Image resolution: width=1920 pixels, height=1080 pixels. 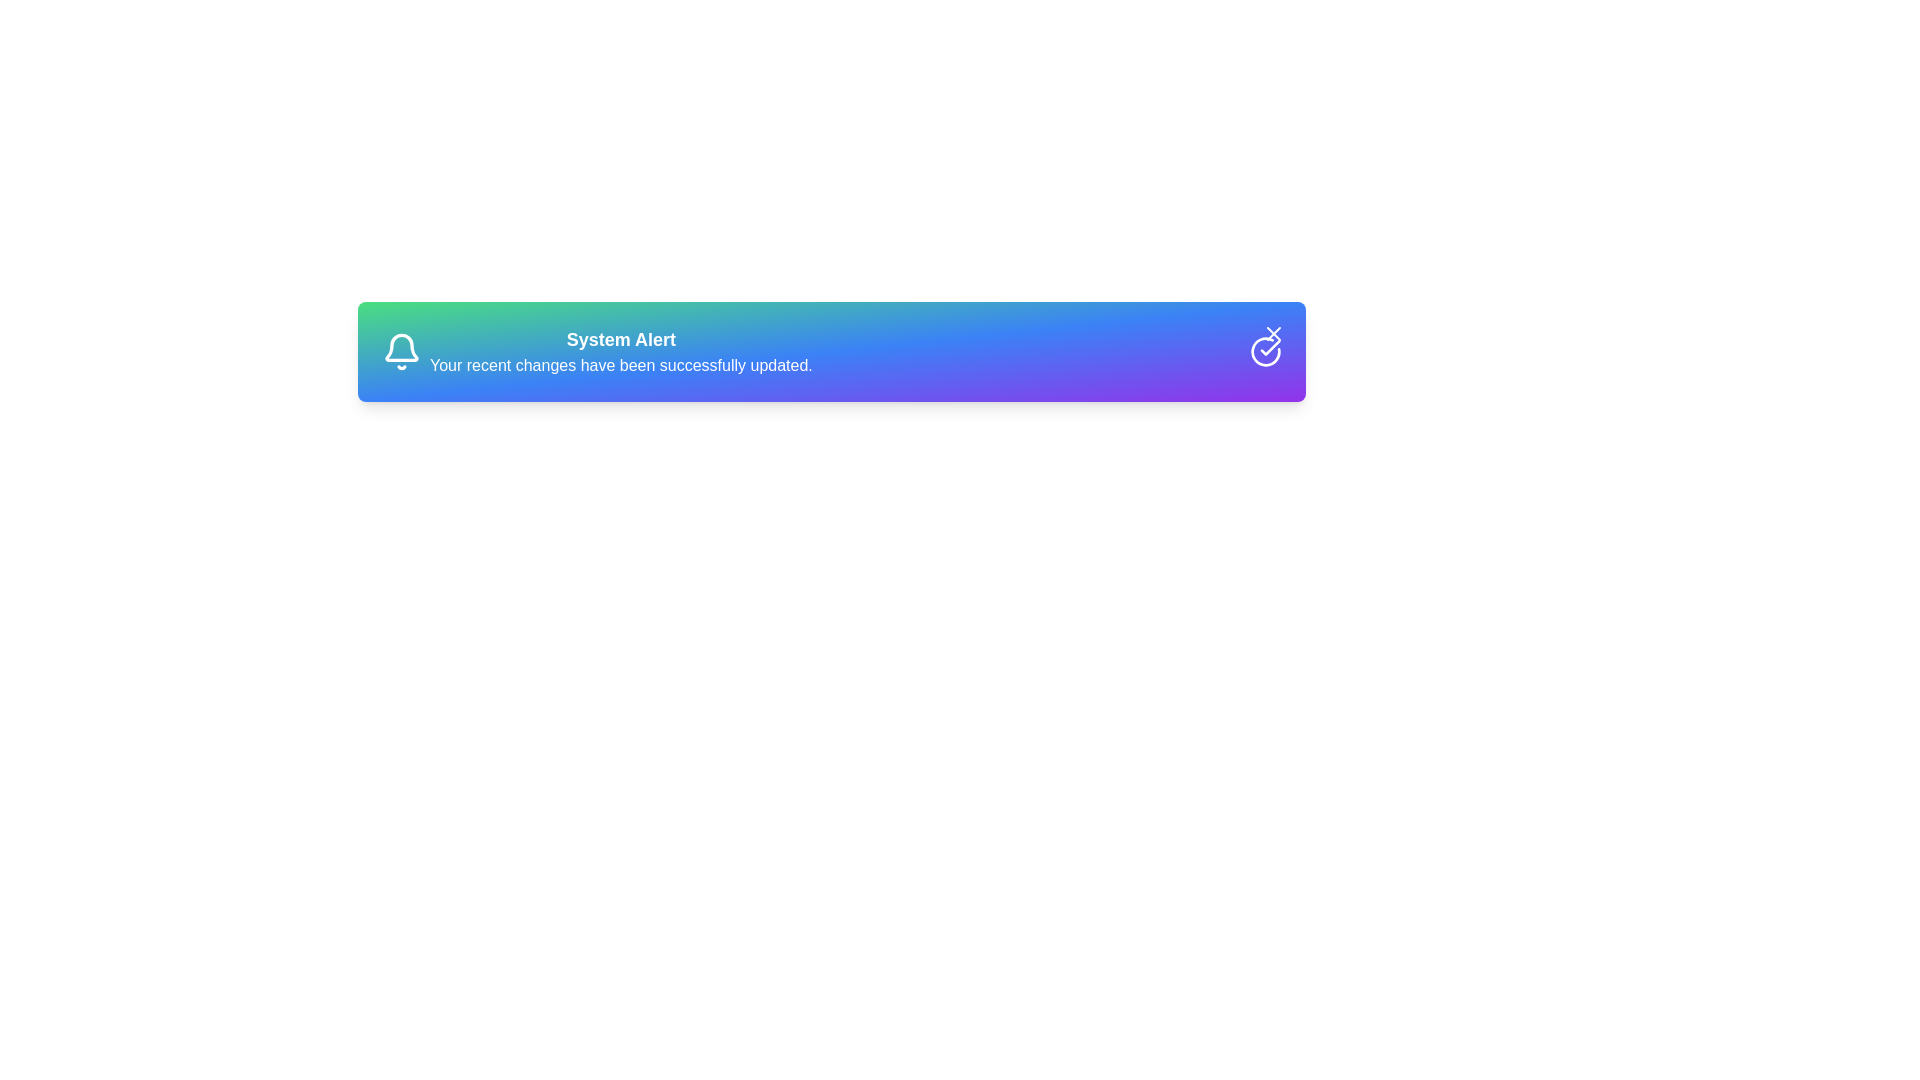 I want to click on the close button in the top-right corner of the alert, so click(x=1272, y=333).